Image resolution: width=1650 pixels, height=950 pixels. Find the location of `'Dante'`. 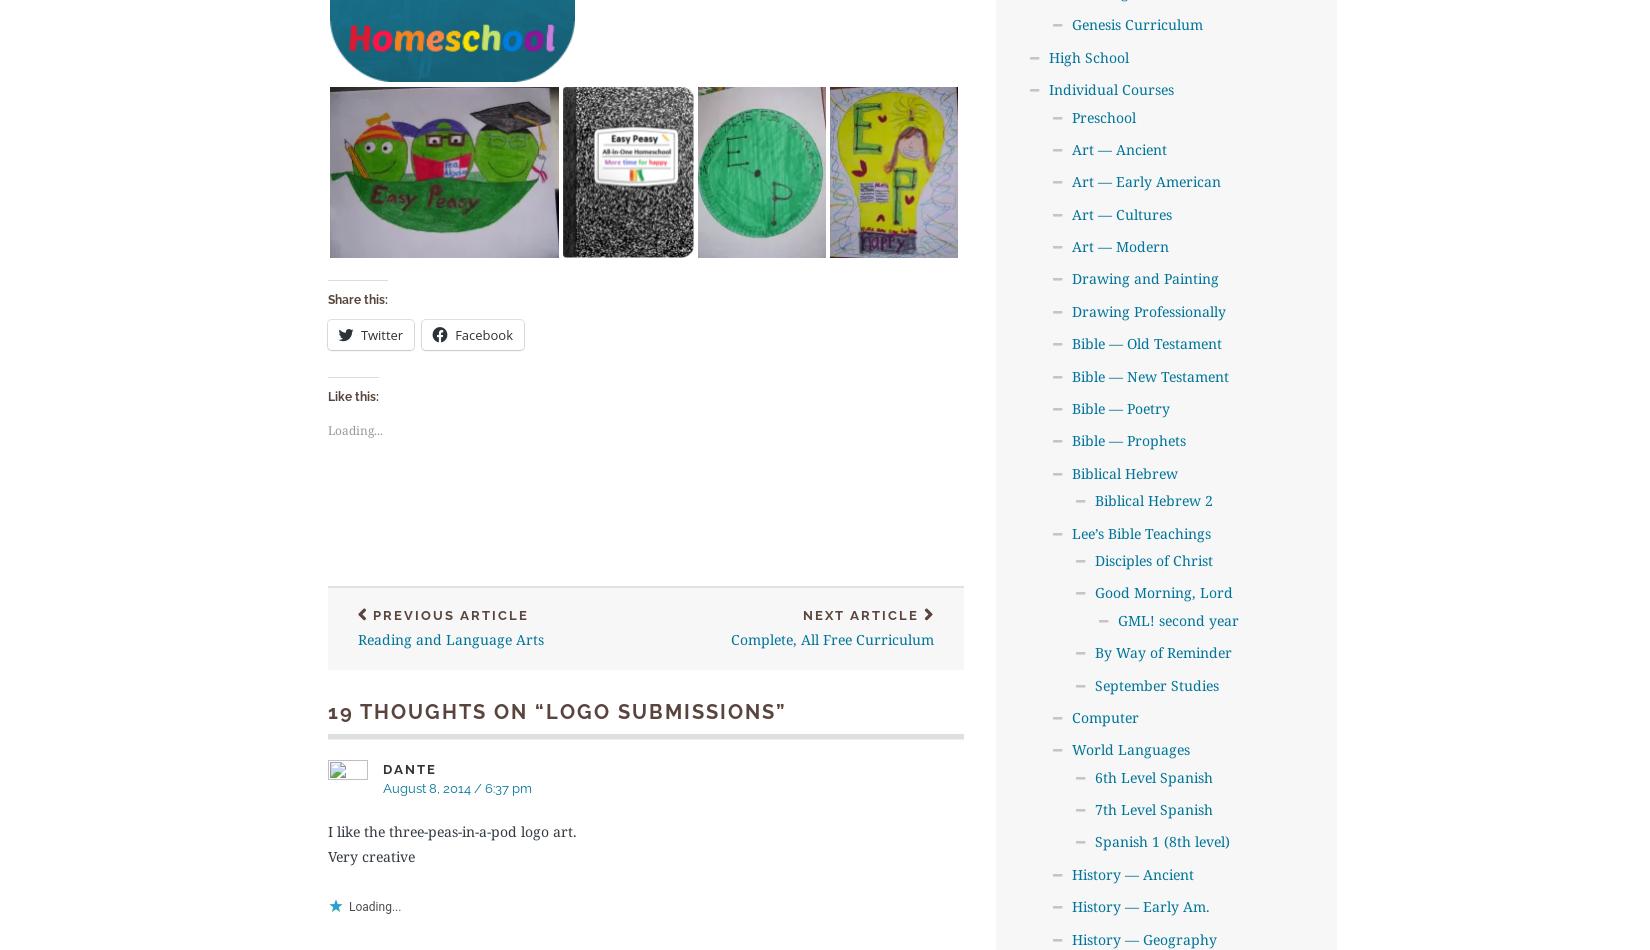

'Dante' is located at coordinates (410, 767).